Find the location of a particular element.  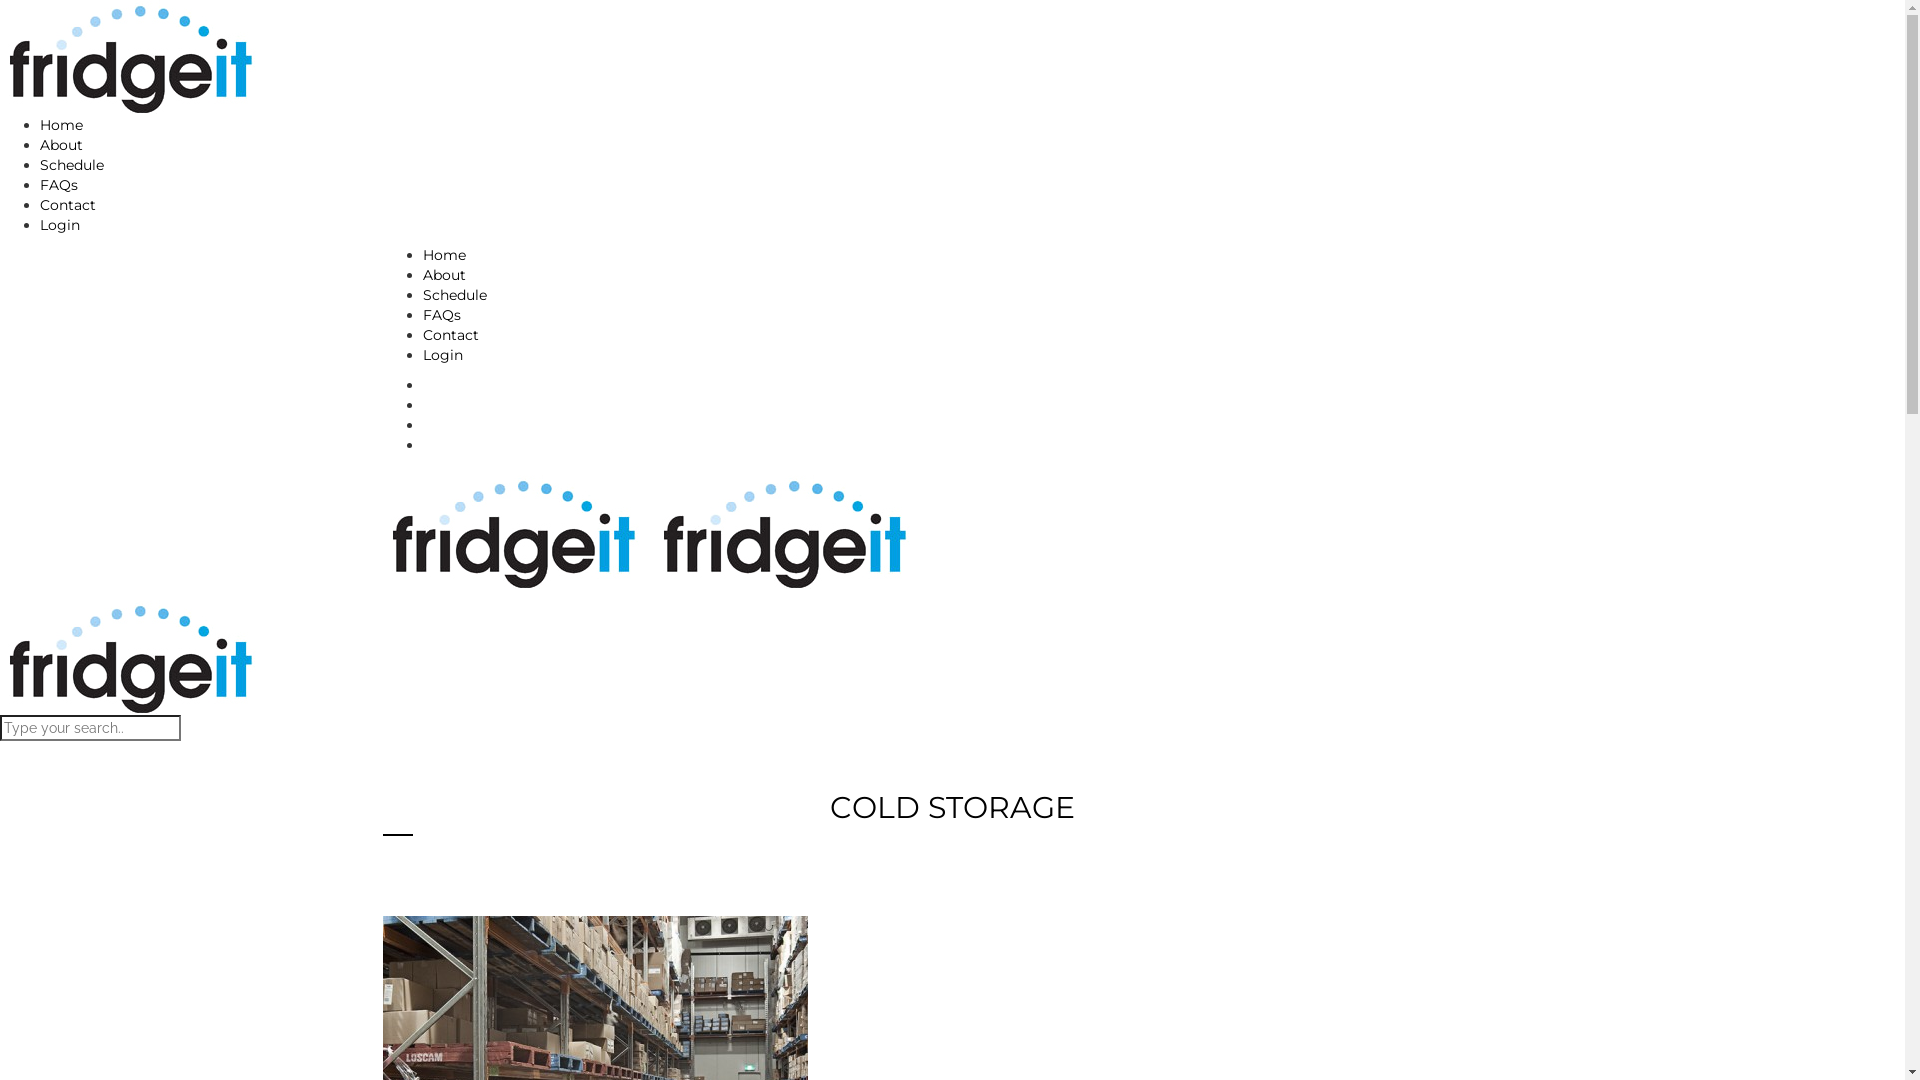

'Login' is located at coordinates (59, 224).